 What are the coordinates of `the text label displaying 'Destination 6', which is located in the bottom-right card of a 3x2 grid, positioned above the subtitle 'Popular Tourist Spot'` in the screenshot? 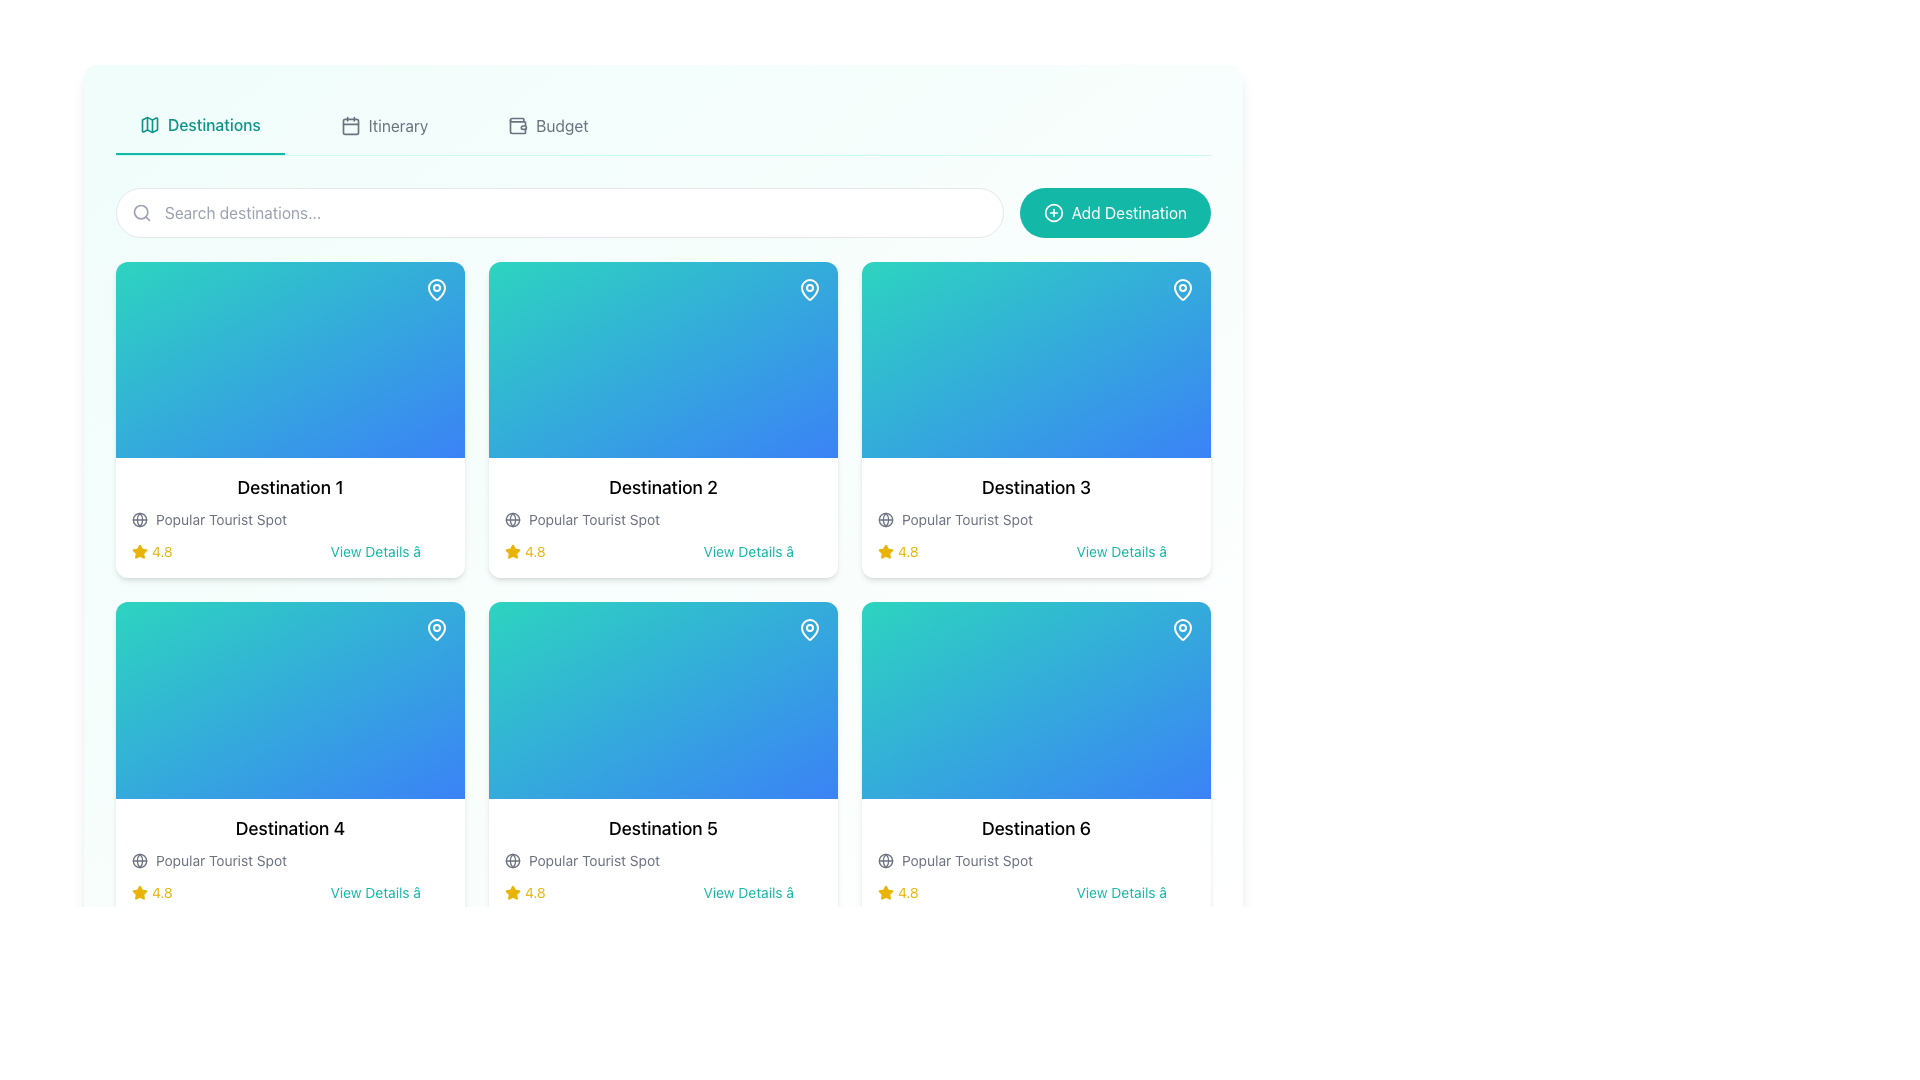 It's located at (1036, 828).